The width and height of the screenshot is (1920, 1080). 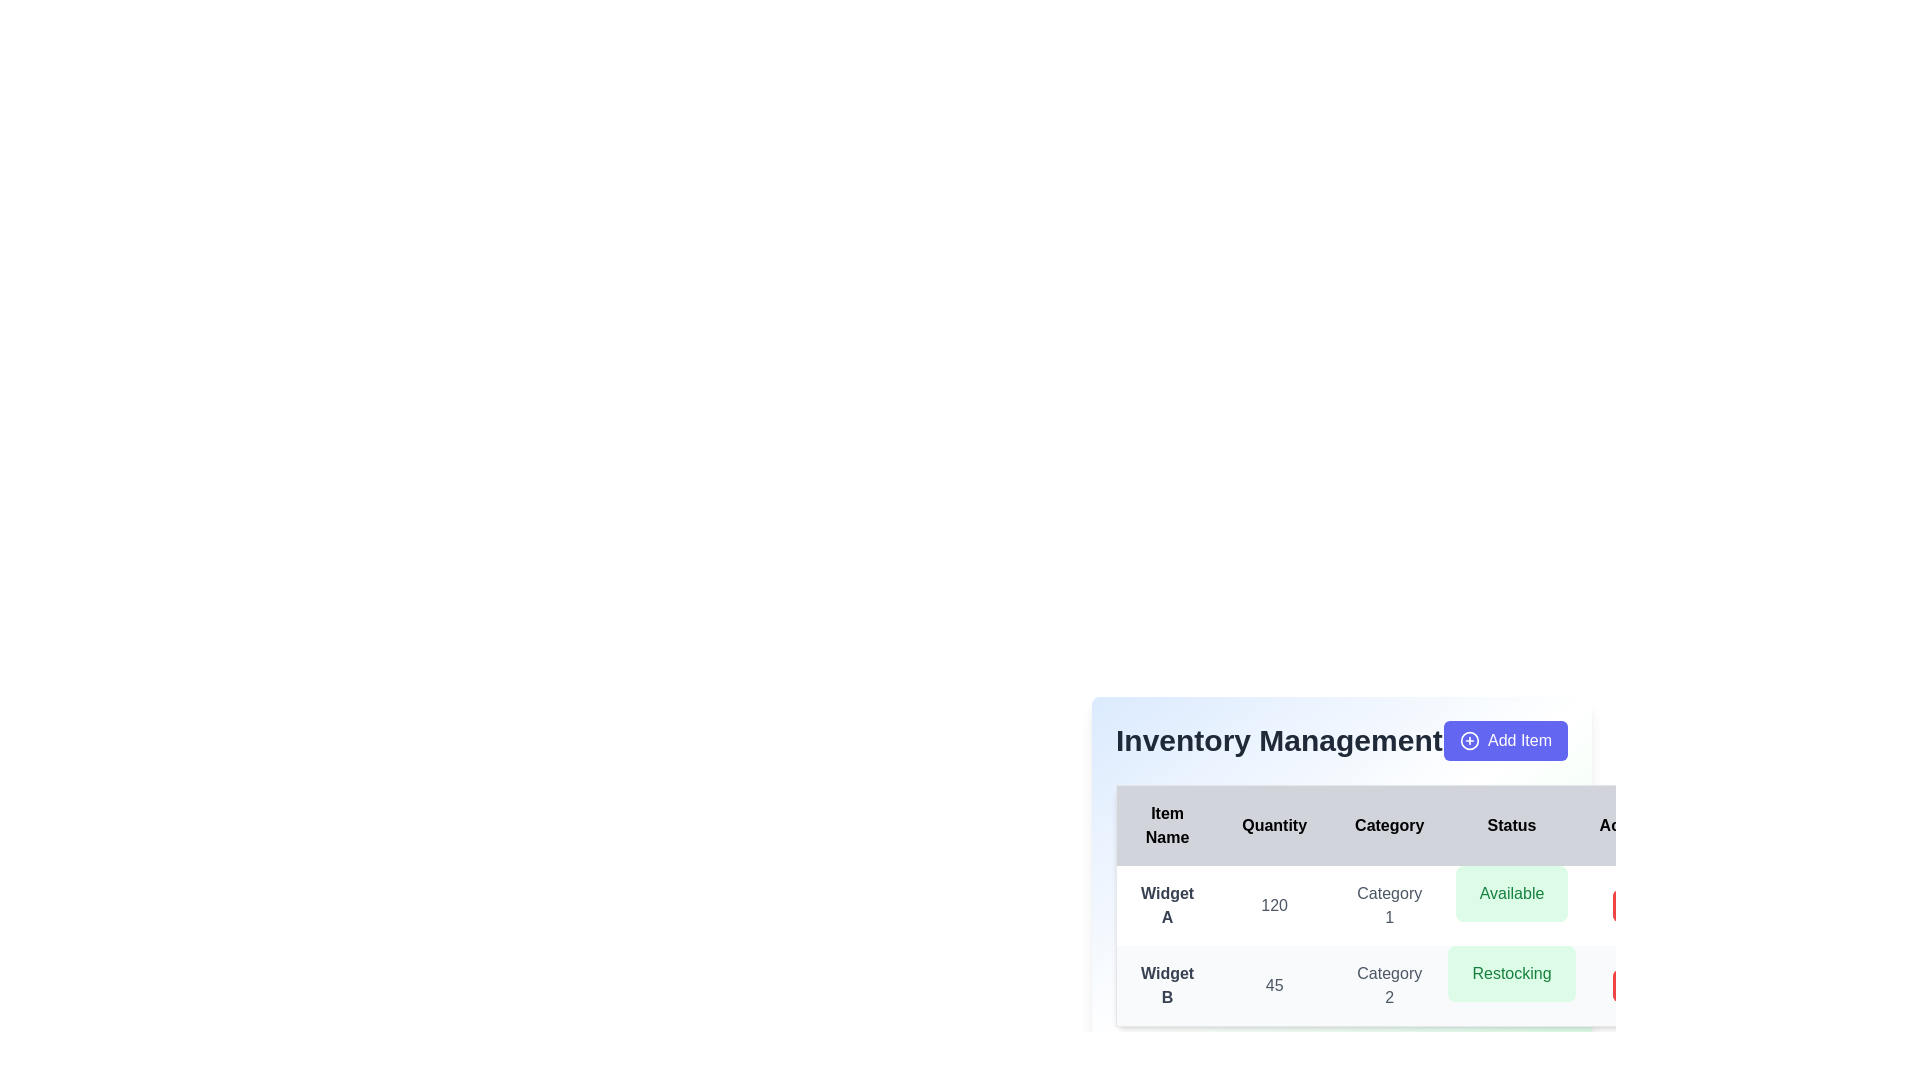 What do you see at coordinates (1512, 893) in the screenshot?
I see `the green button-like label displaying 'Available' in the 'Status' column of the first row in the table` at bounding box center [1512, 893].